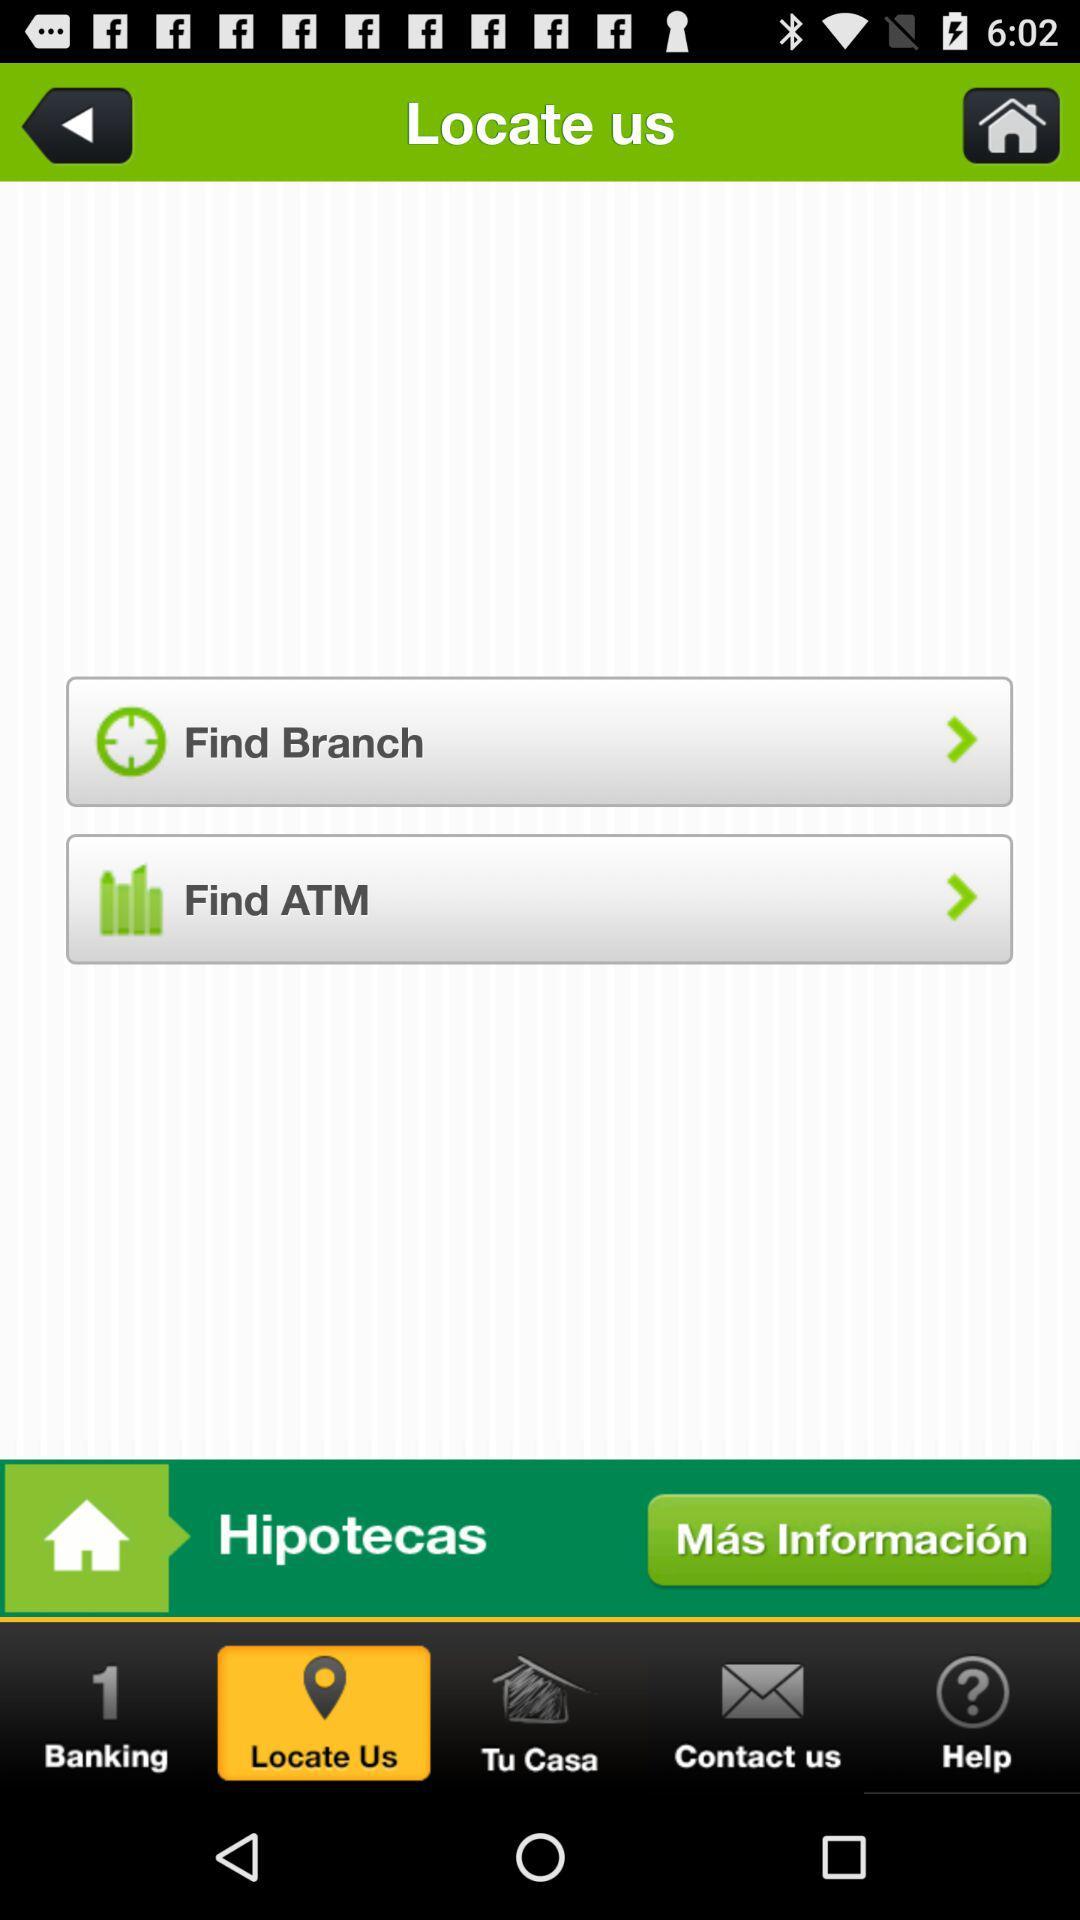 This screenshot has width=1080, height=1920. Describe the element at coordinates (323, 1828) in the screenshot. I see `the location icon` at that location.